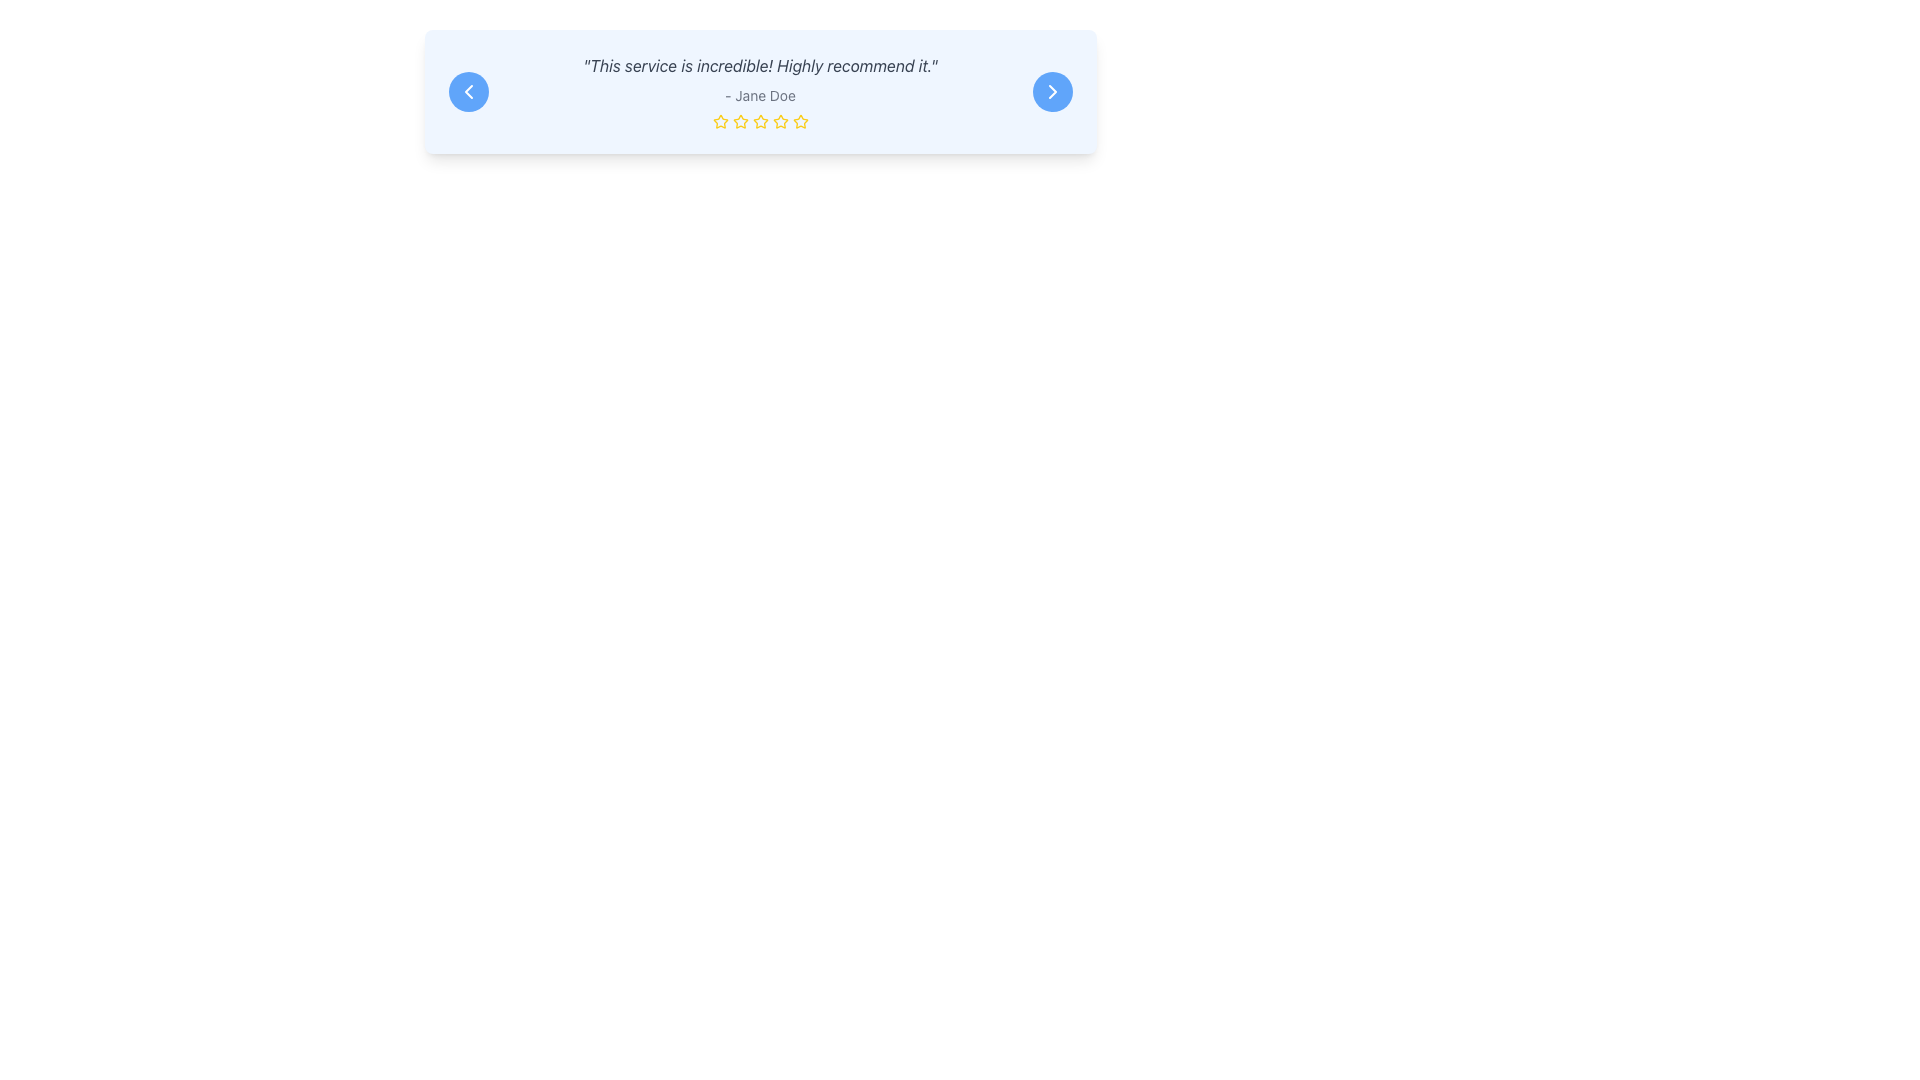 The image size is (1920, 1080). Describe the element at coordinates (1051, 92) in the screenshot. I see `the navigation icon located inside the circular button at the top-right corner of the card-style interface` at that location.